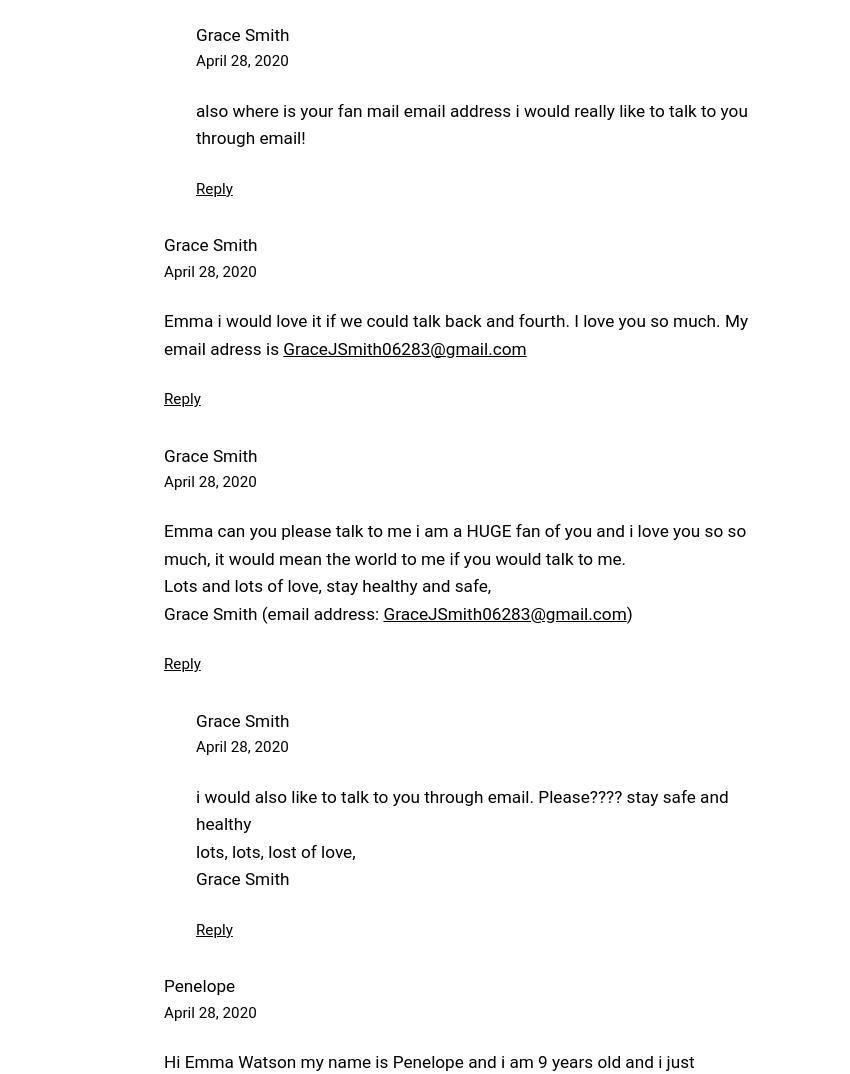  What do you see at coordinates (272, 613) in the screenshot?
I see `'Grace Smith (email address:'` at bounding box center [272, 613].